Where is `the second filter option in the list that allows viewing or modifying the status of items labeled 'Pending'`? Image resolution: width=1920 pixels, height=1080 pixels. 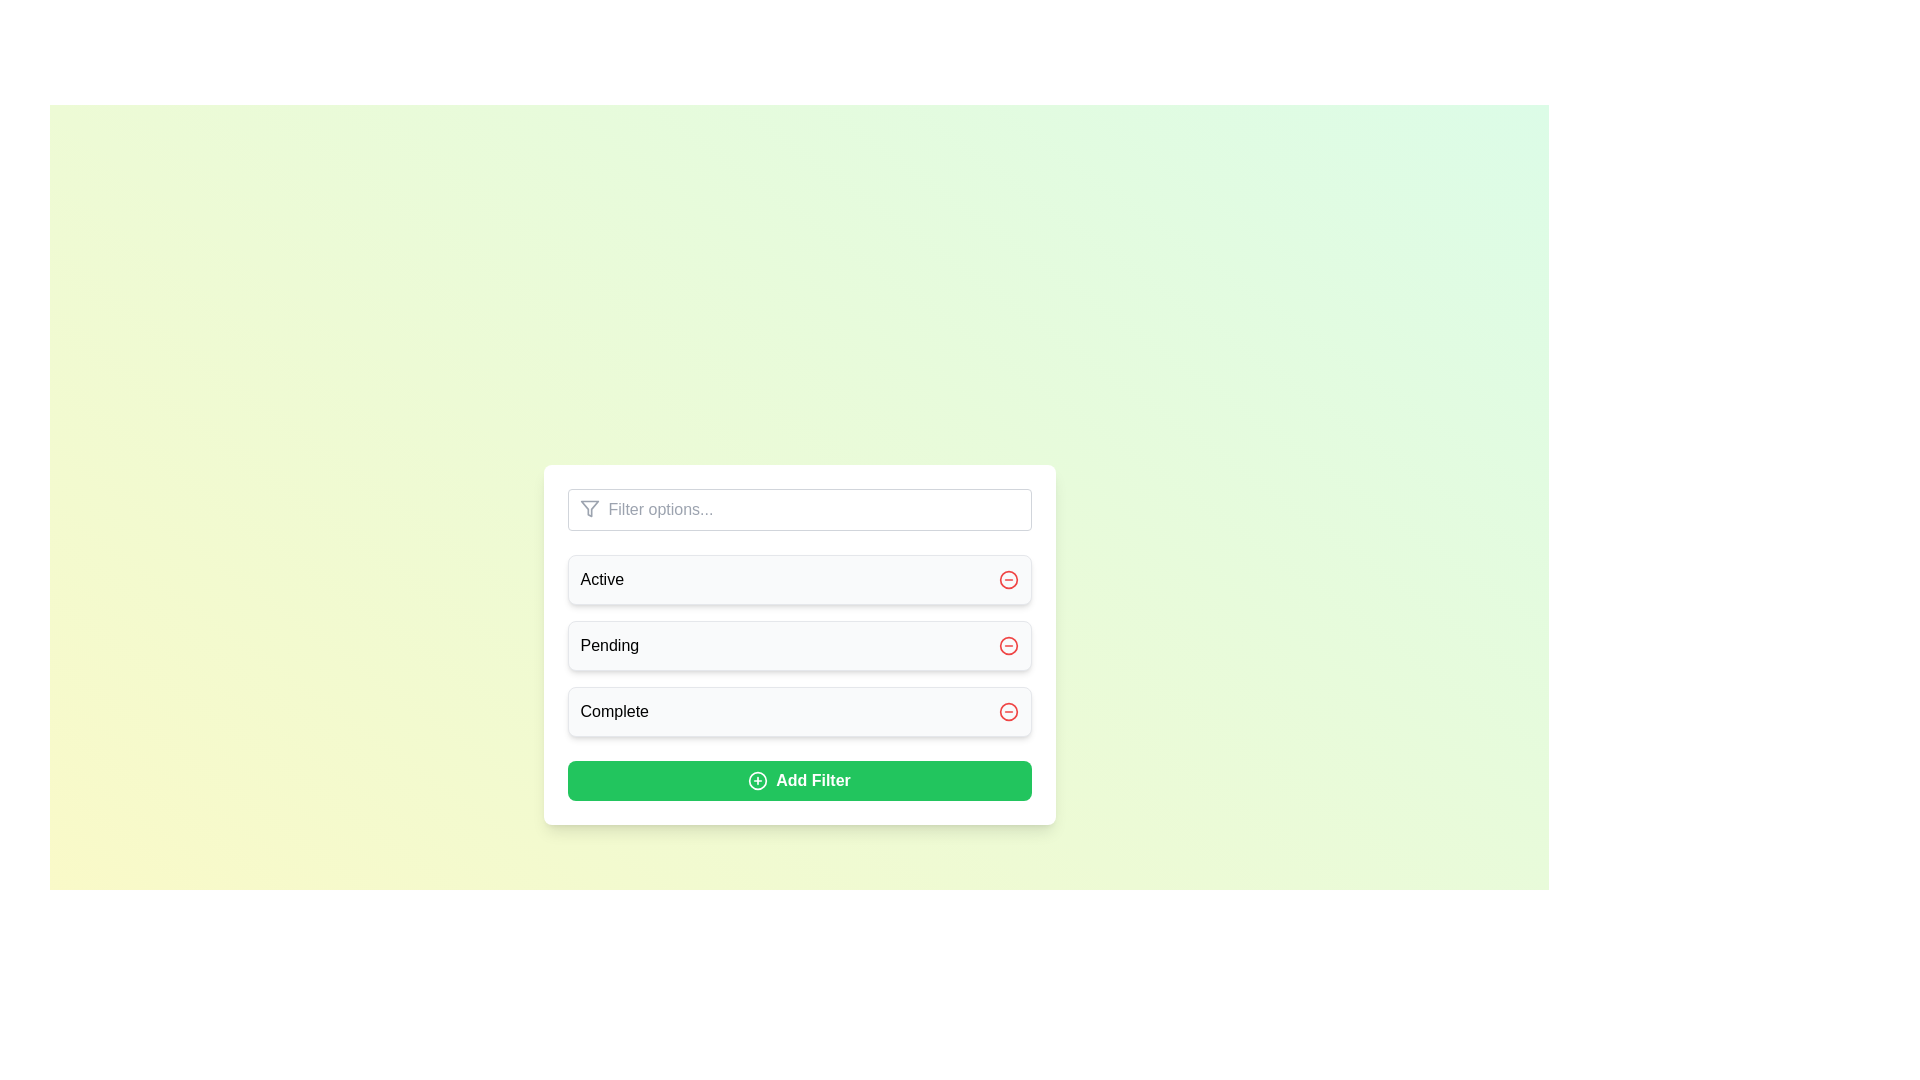 the second filter option in the list that allows viewing or modifying the status of items labeled 'Pending' is located at coordinates (798, 644).